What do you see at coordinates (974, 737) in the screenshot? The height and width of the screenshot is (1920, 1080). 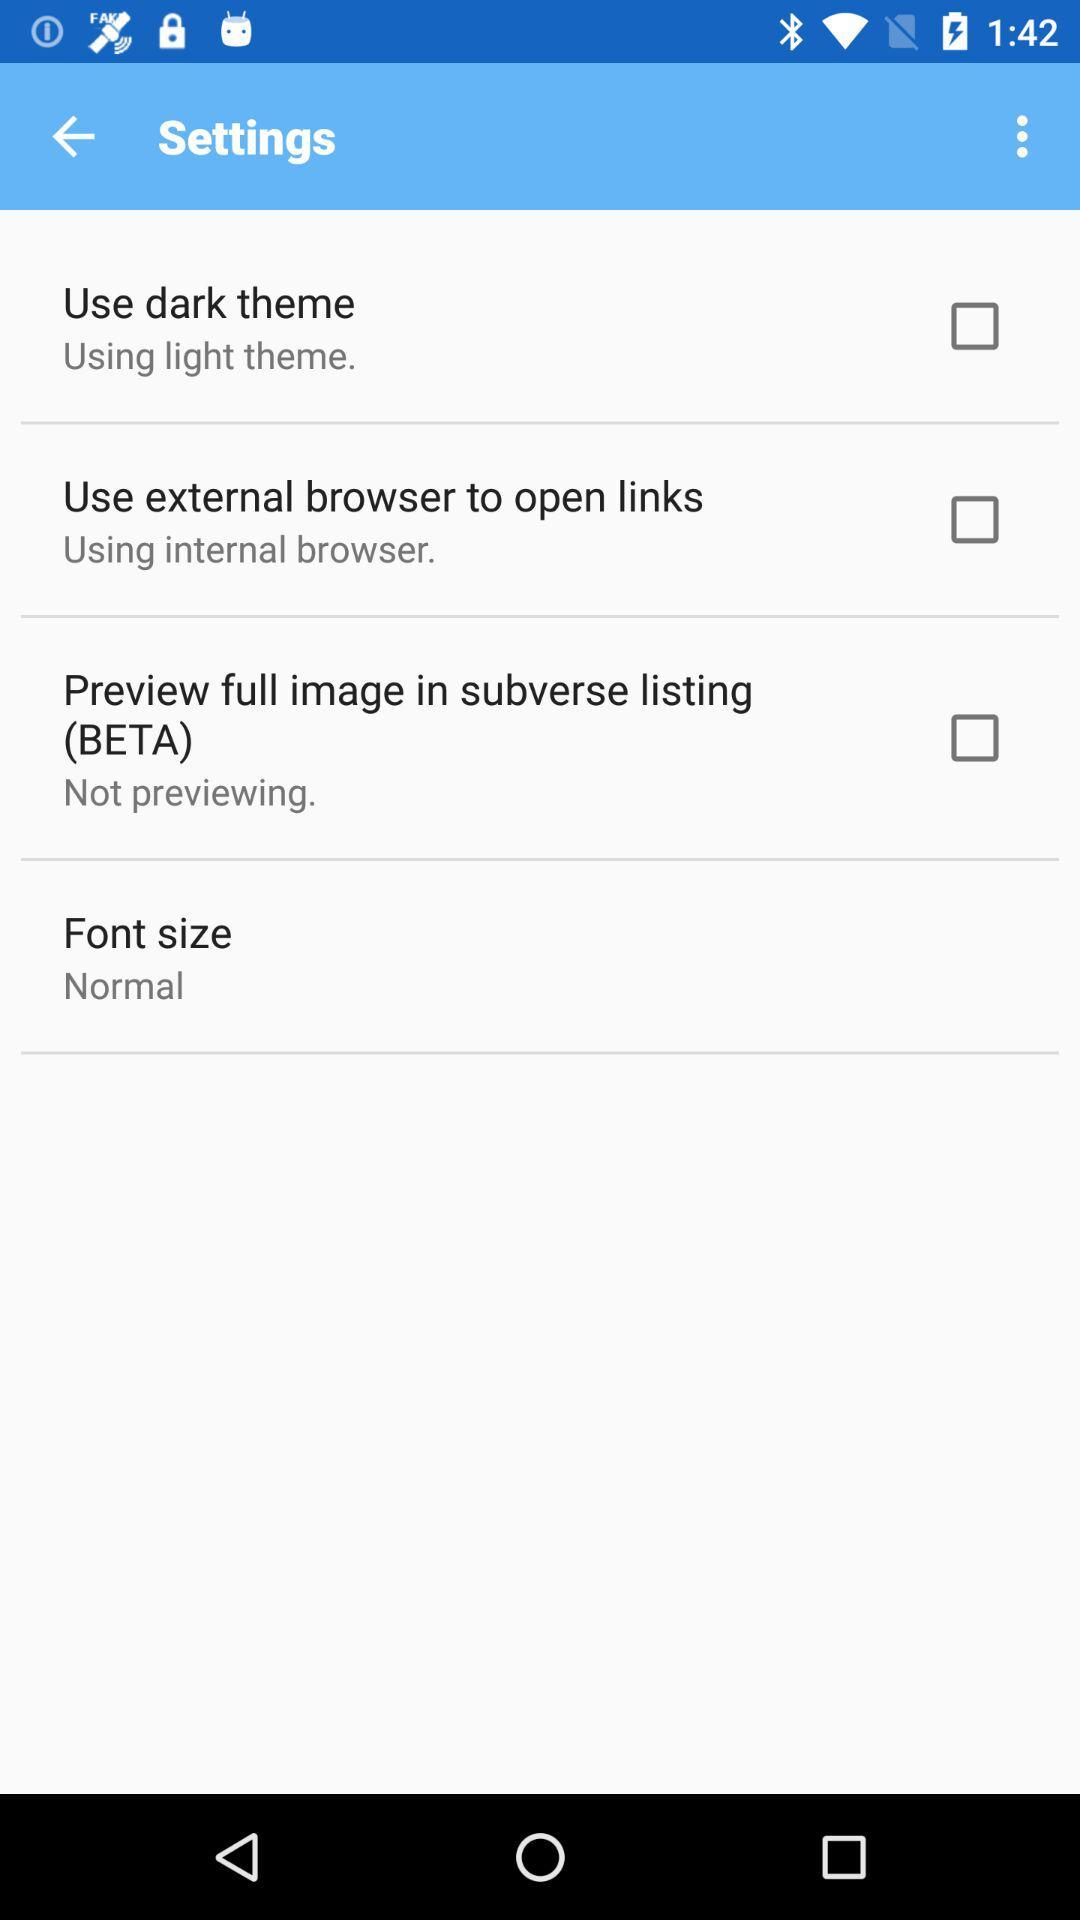 I see `the third empty box` at bounding box center [974, 737].